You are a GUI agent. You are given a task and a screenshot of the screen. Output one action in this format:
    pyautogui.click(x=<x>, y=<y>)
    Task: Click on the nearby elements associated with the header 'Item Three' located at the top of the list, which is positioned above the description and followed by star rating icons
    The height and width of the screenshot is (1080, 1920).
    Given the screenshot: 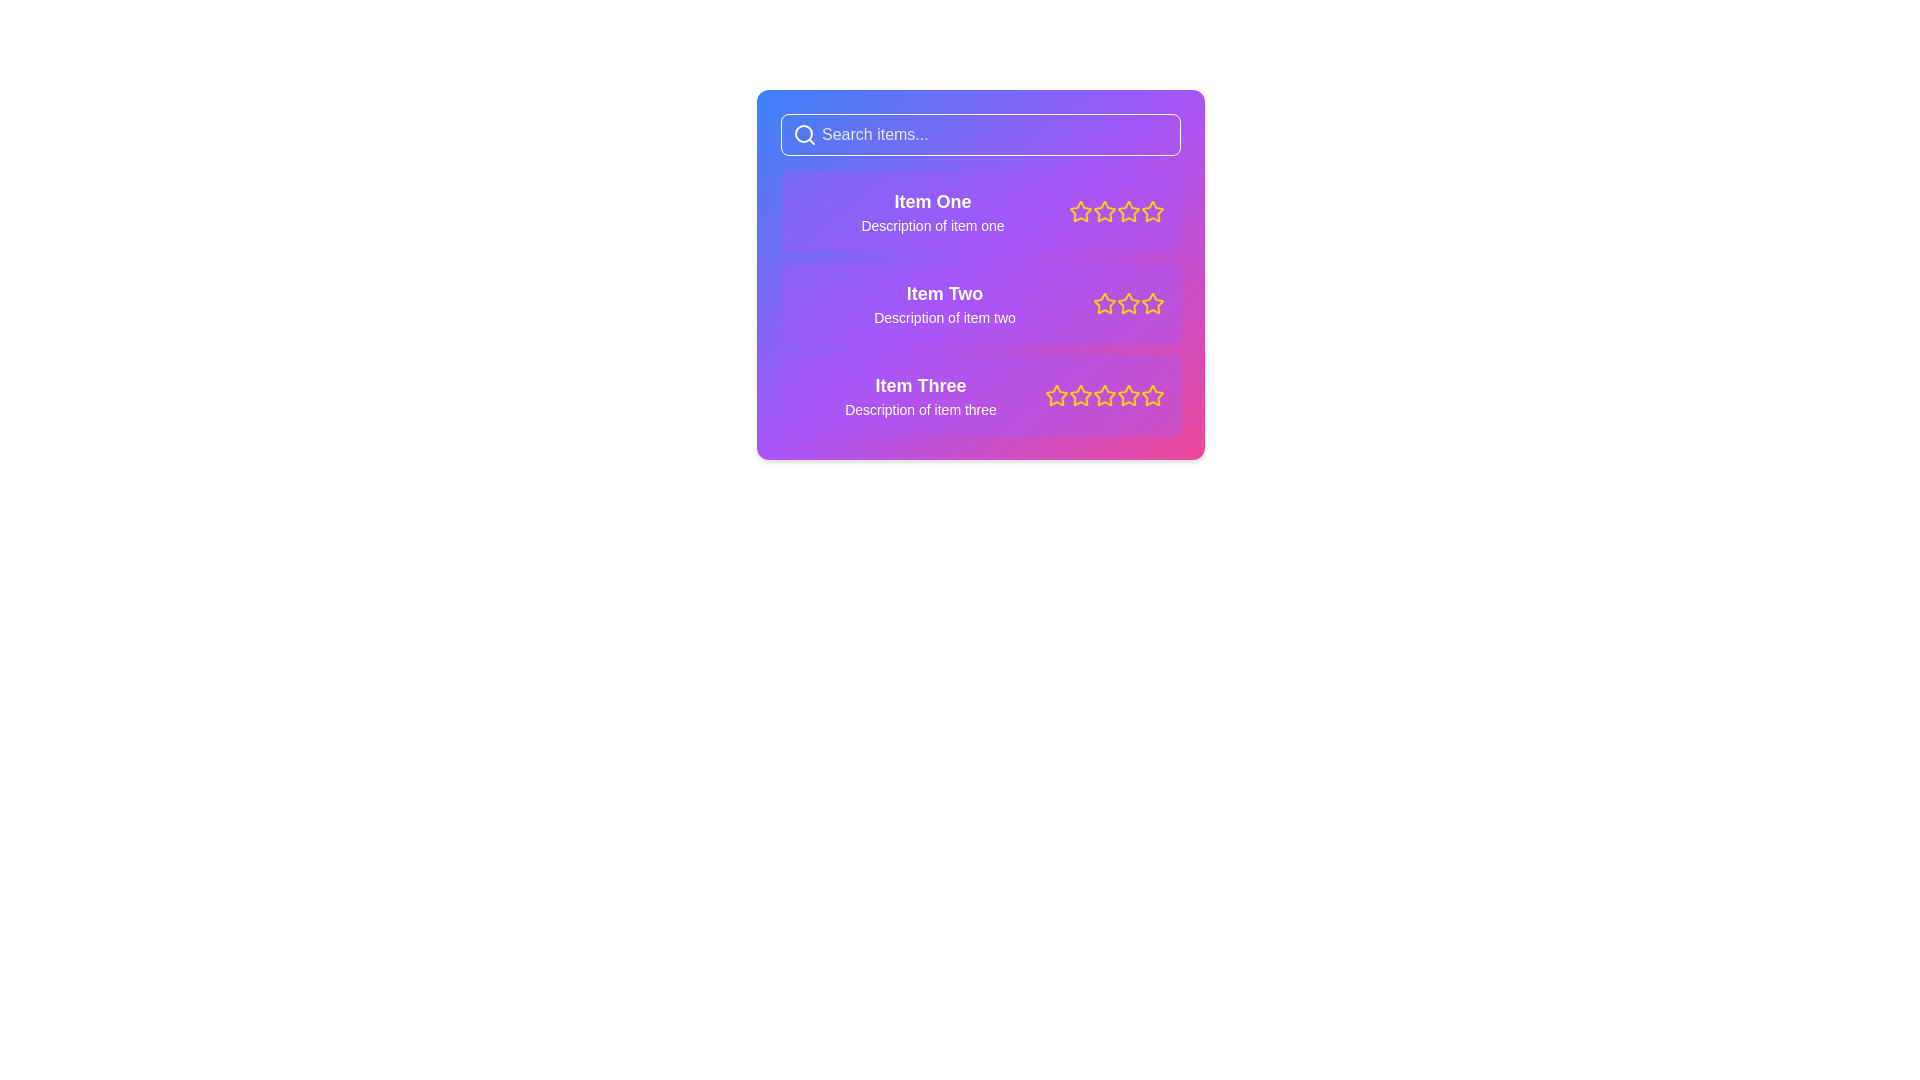 What is the action you would take?
    pyautogui.click(x=920, y=385)
    